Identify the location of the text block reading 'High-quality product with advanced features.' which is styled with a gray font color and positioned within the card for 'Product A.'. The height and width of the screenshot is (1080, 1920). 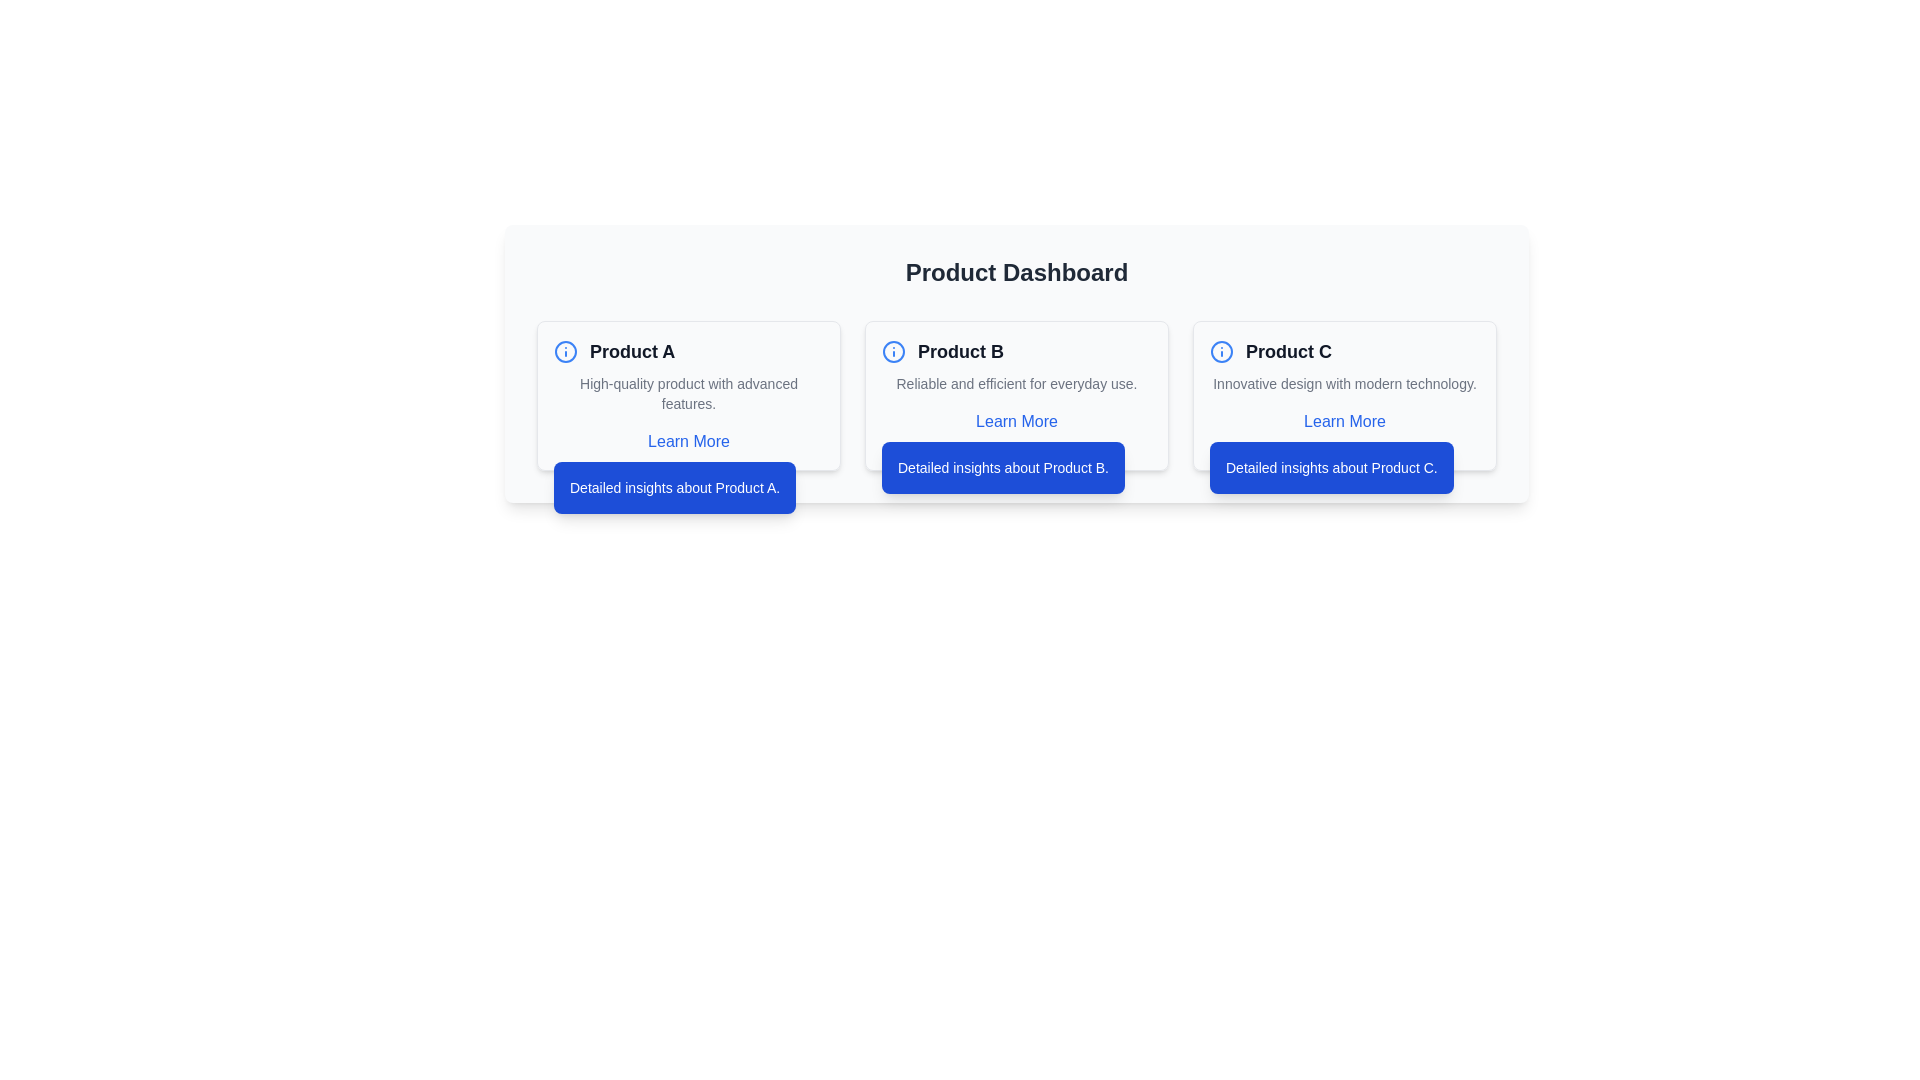
(689, 393).